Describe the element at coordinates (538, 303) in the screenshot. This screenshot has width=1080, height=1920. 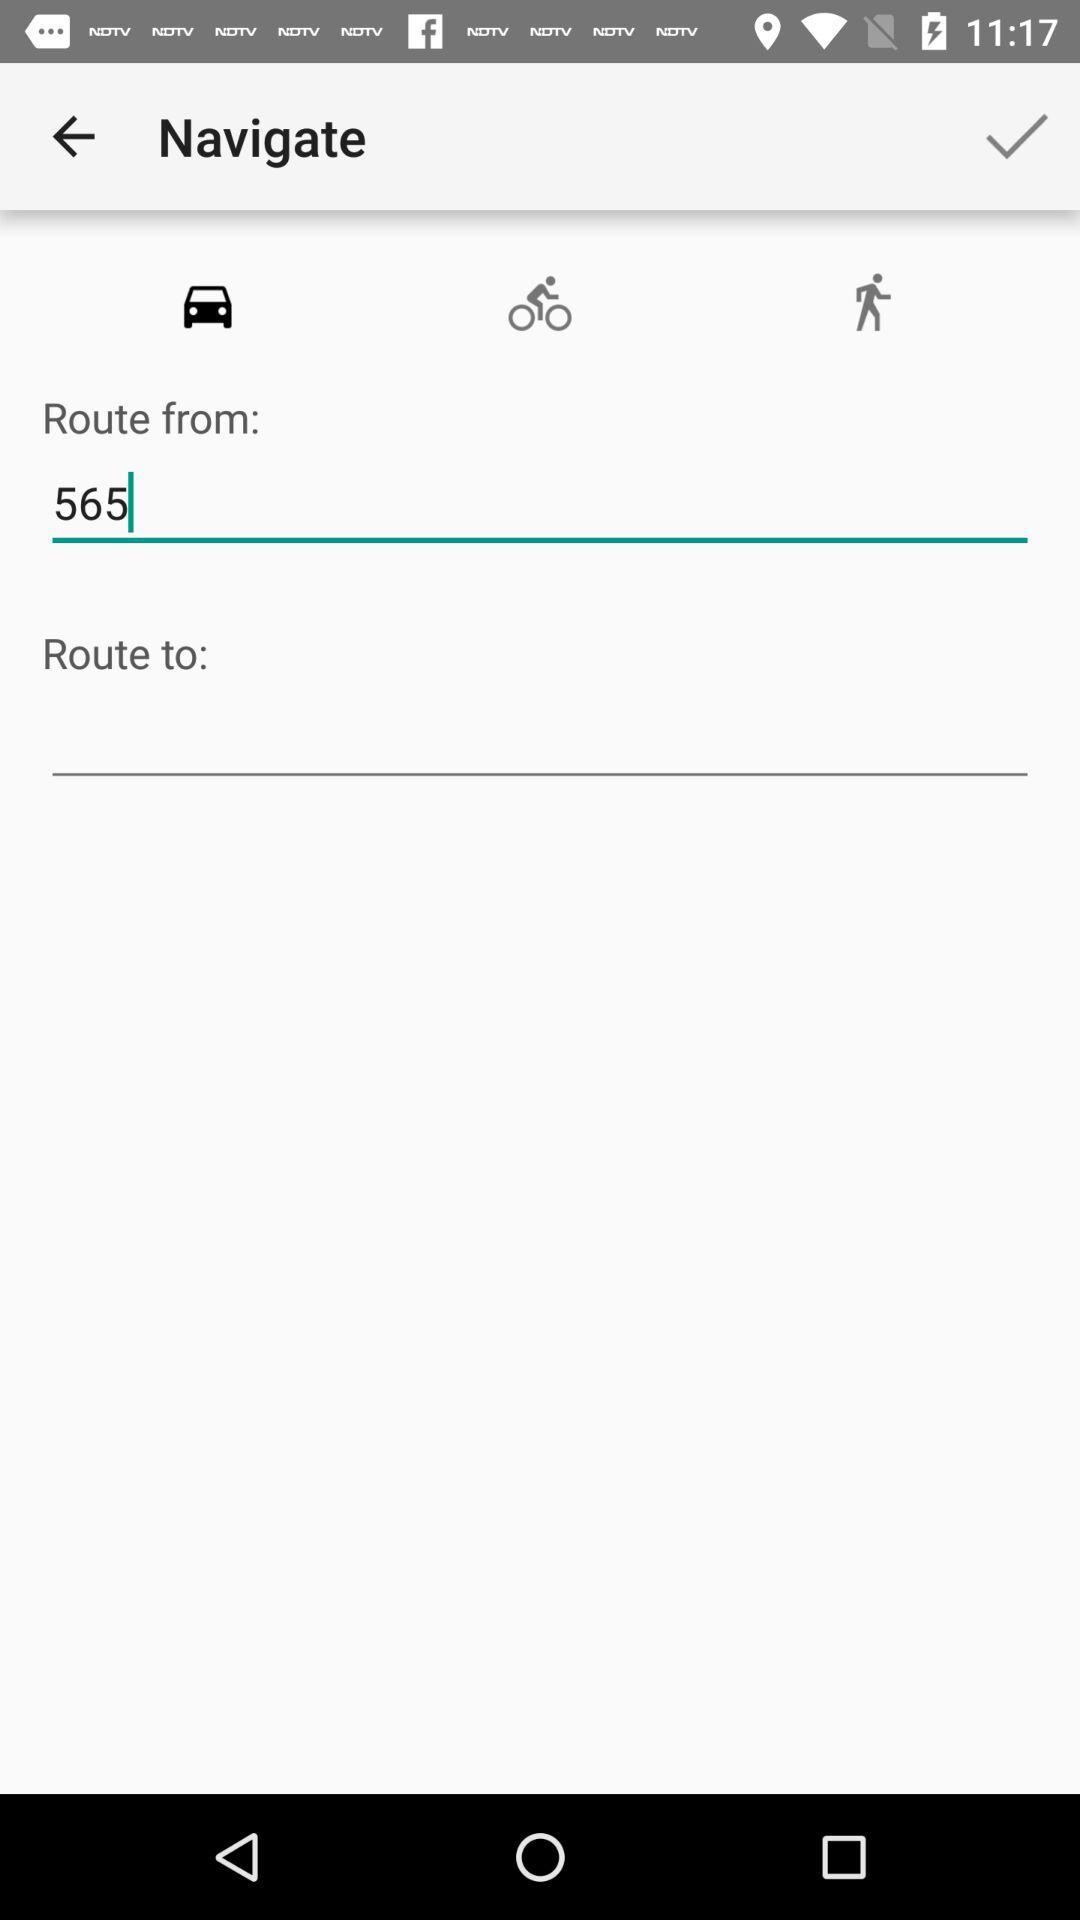
I see `item above the 565` at that location.